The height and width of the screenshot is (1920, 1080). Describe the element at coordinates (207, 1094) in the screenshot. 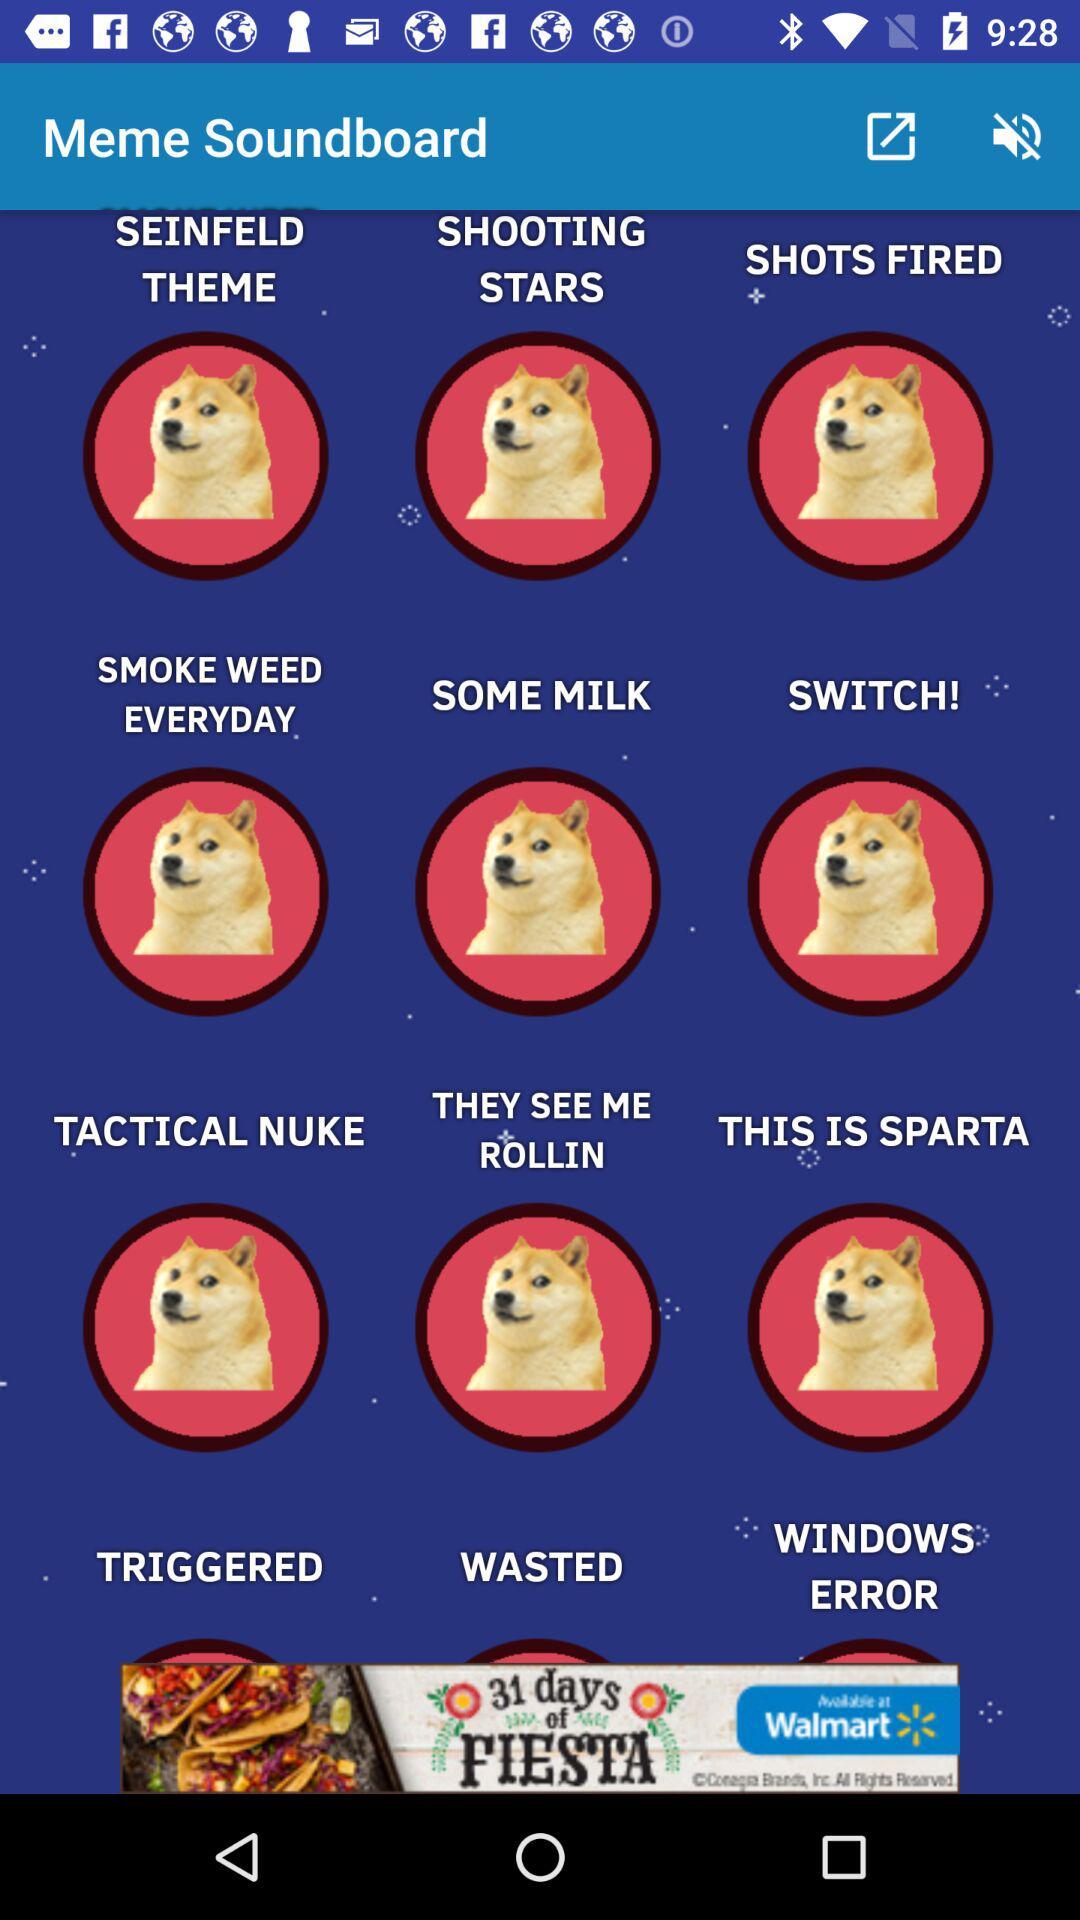

I see `tactical nuke` at that location.